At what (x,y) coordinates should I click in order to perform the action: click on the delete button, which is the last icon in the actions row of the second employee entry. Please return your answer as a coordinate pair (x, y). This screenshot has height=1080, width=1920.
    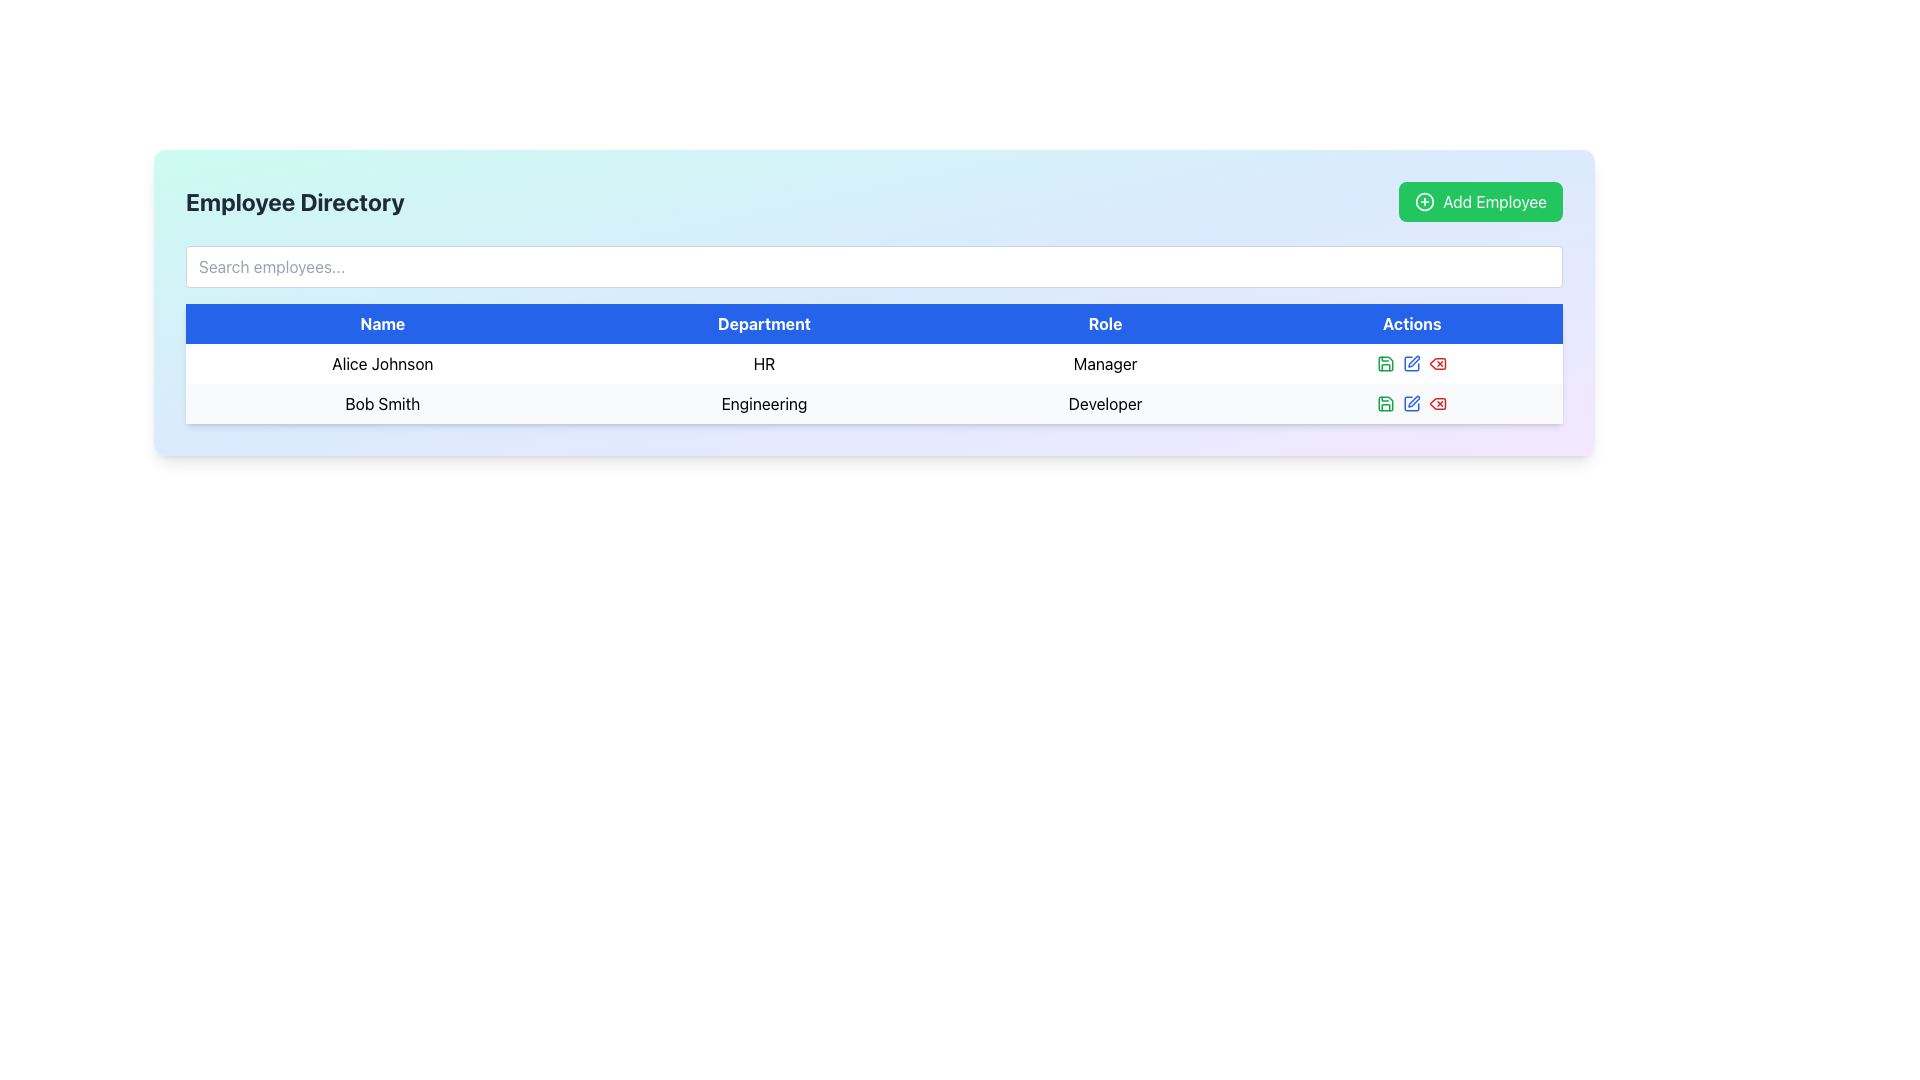
    Looking at the image, I should click on (1437, 404).